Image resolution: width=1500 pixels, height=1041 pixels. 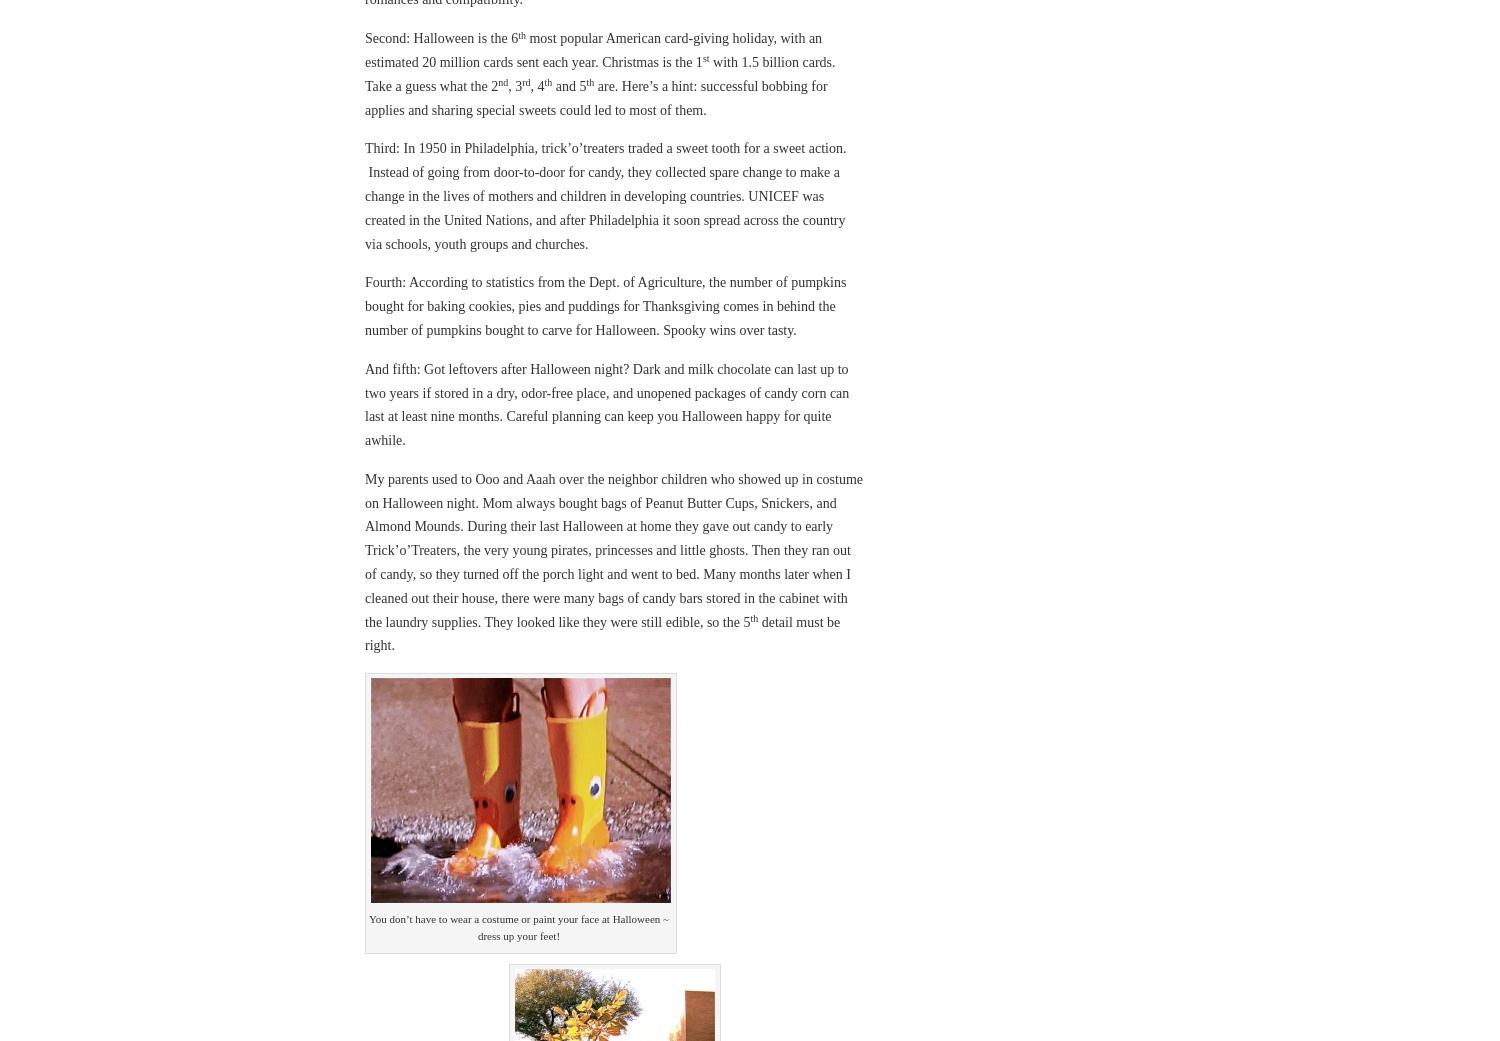 I want to click on 'My parents used to Ooo and Aaah over the neighbor children who showed up in costume on Halloween night. Mom always bought bags of Peanut Butter Cups, Snickers, and Almond Mounds. During their last Halloween at home they gave out candy to early Trick’o’Treaters, the very young pirates, princesses and little ghosts. Then they ran out of candy, so they turned off the porch light and went to bed. Many months later when I cleaned out their house, there were many bags of candy bars stored in the cabinet with the laundry supplies. They looked like they were still edible, so the 5', so click(x=612, y=549).